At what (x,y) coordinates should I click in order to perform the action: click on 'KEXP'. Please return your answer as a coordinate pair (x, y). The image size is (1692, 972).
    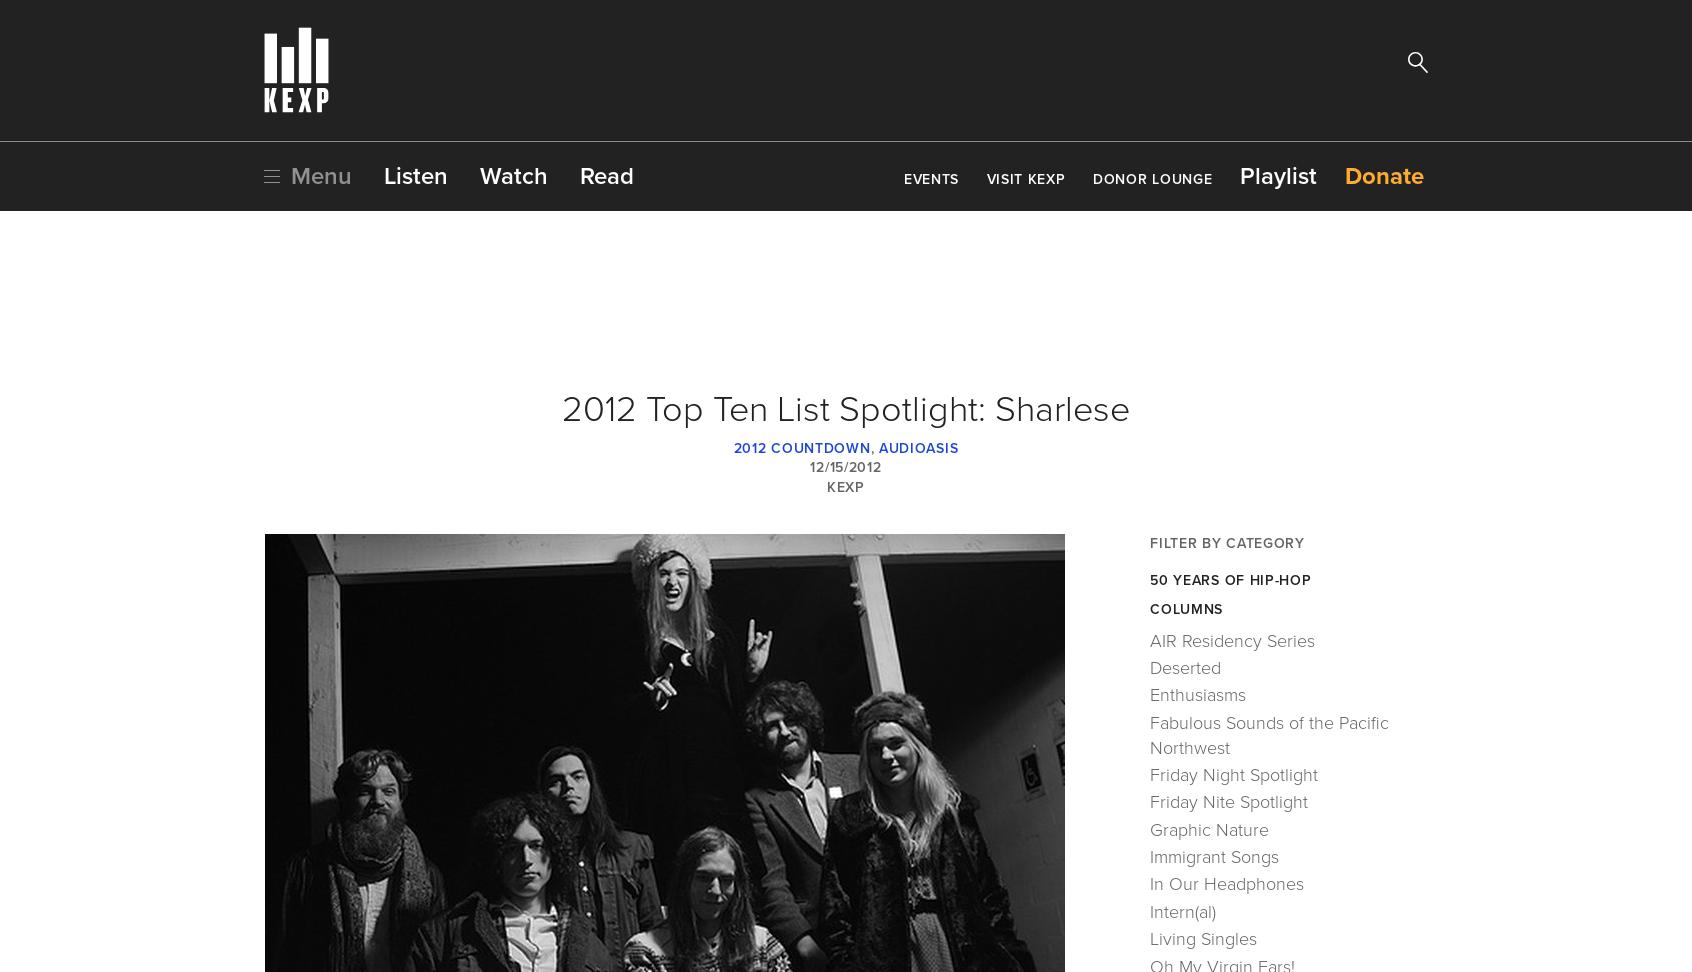
    Looking at the image, I should click on (845, 486).